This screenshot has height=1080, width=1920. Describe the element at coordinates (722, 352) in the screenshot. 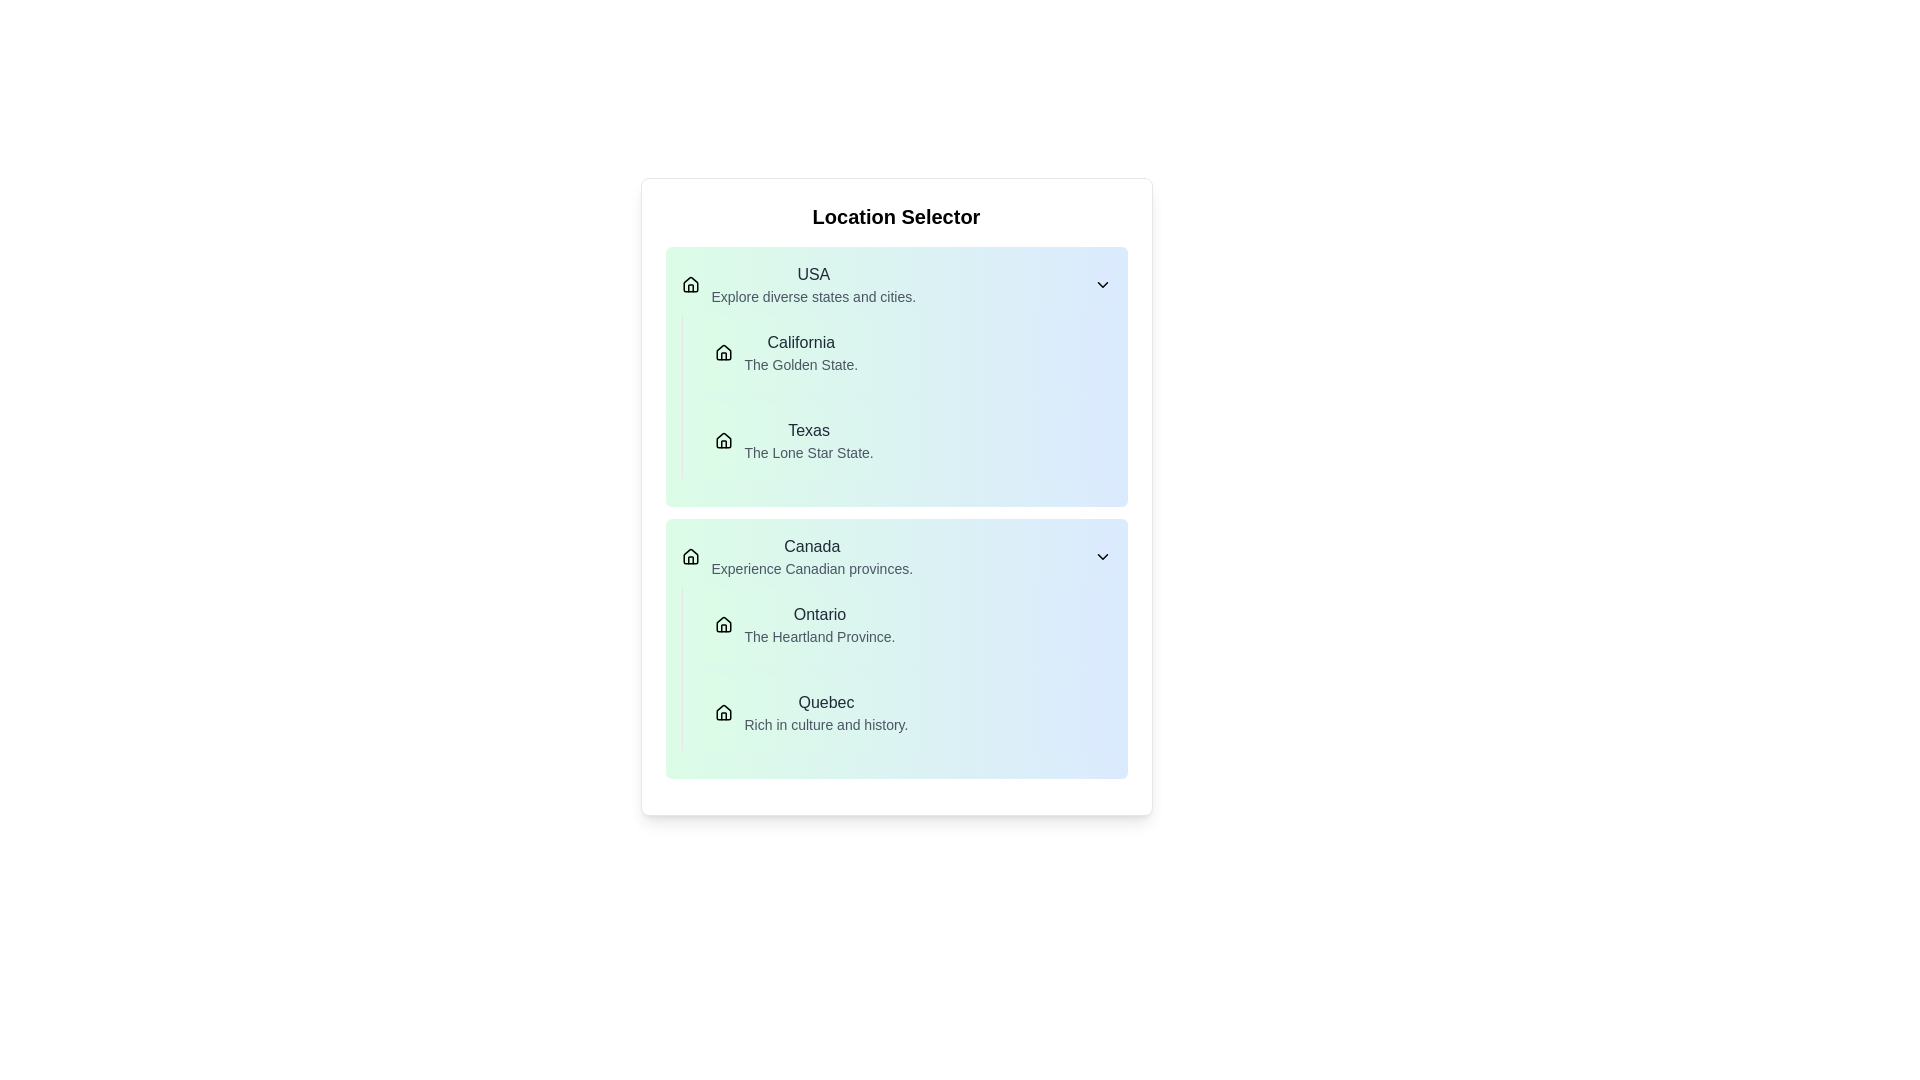

I see `the black minimalist line art house icon located to the left of the text 'California' and 'The Golden State', which is the first icon in its group under the category 'USA'` at that location.